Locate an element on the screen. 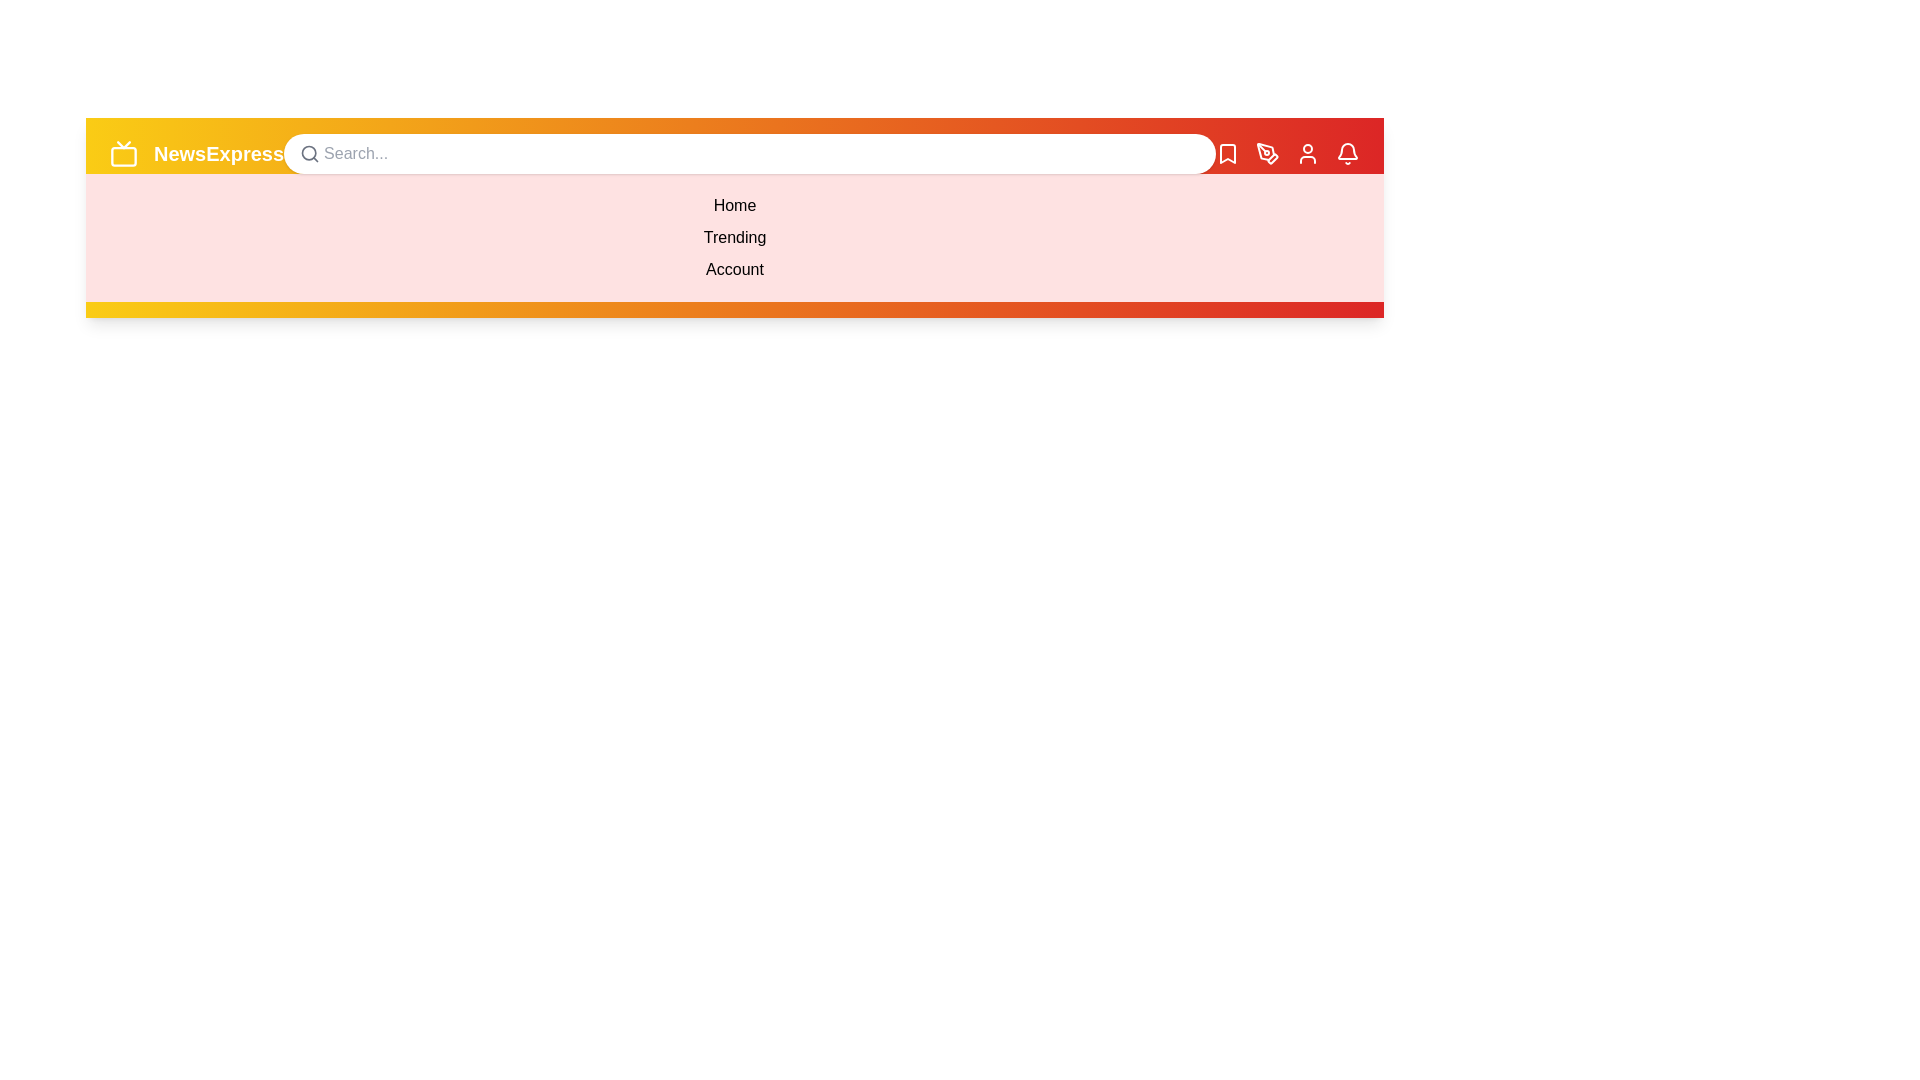  the menu item Trending from the dropdown menu is located at coordinates (733, 237).